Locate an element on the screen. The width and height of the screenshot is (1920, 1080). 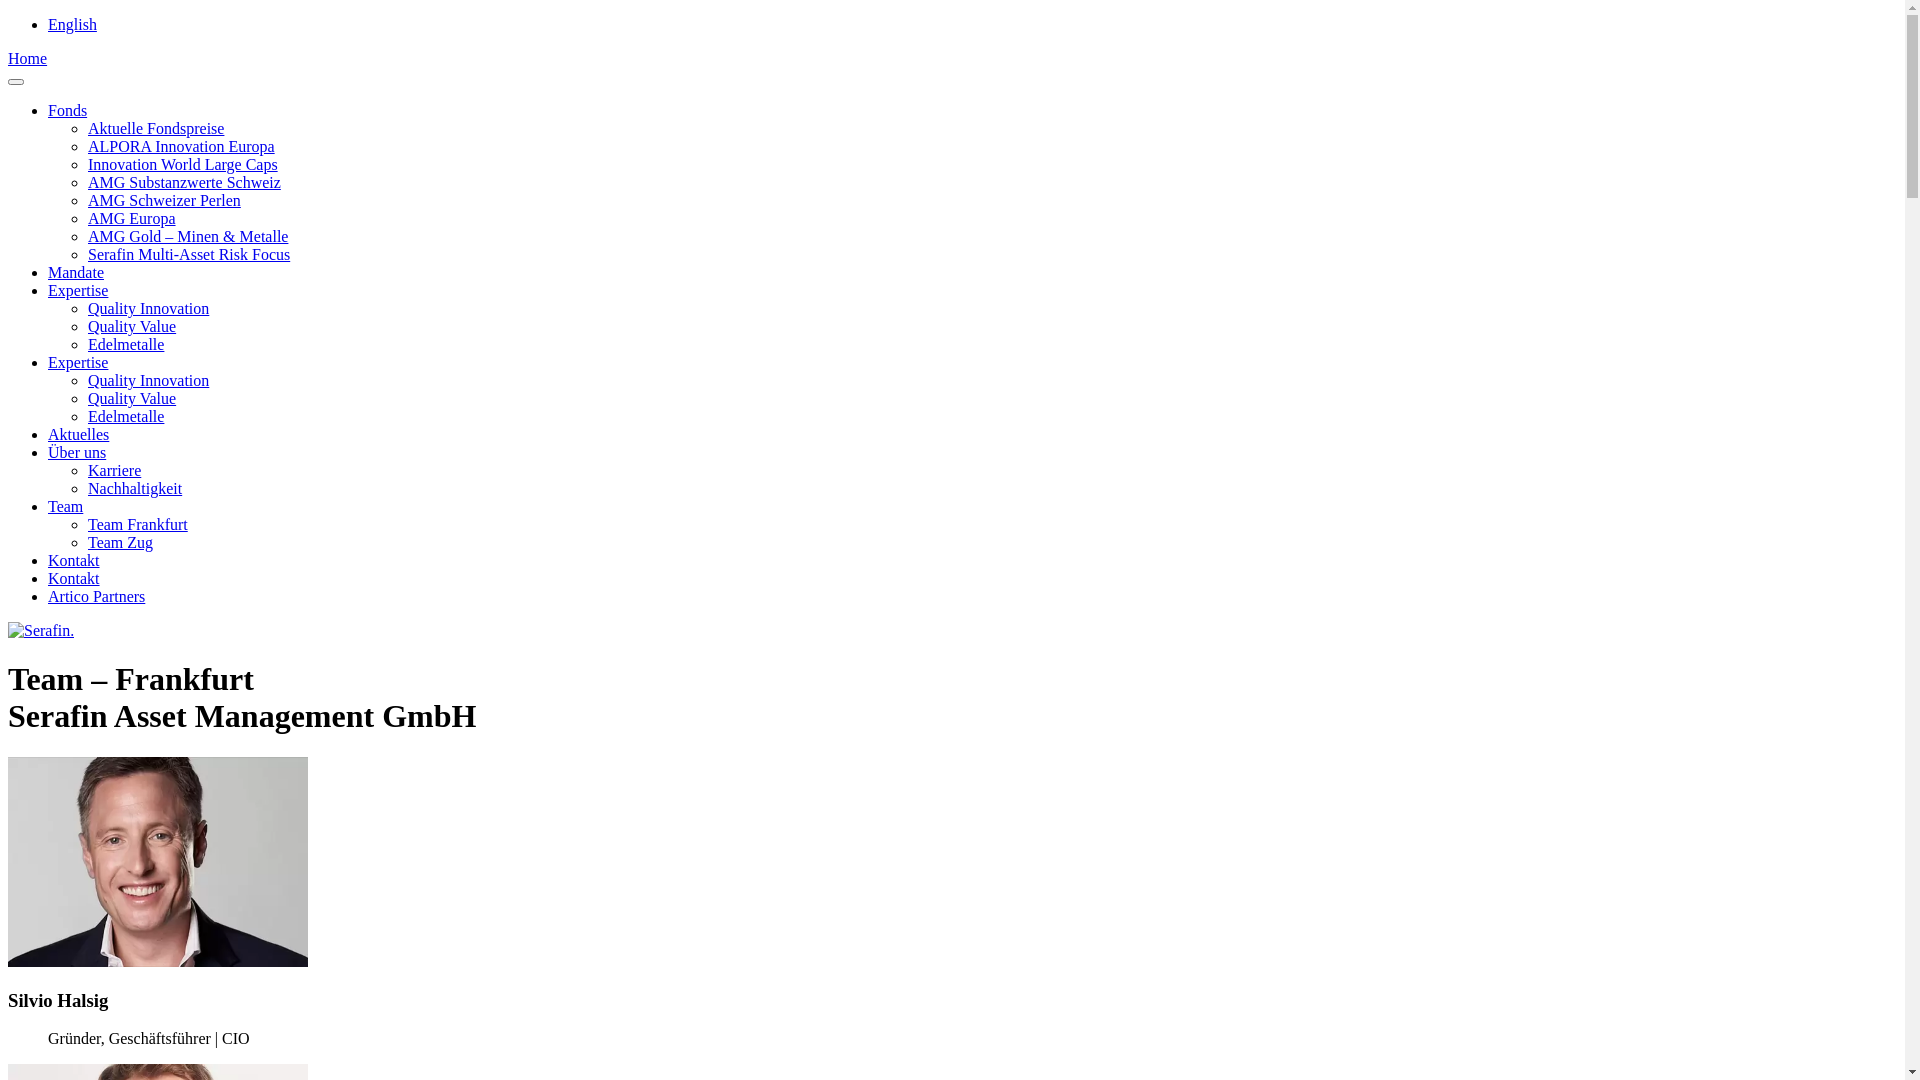
'Quality Value' is located at coordinates (130, 398).